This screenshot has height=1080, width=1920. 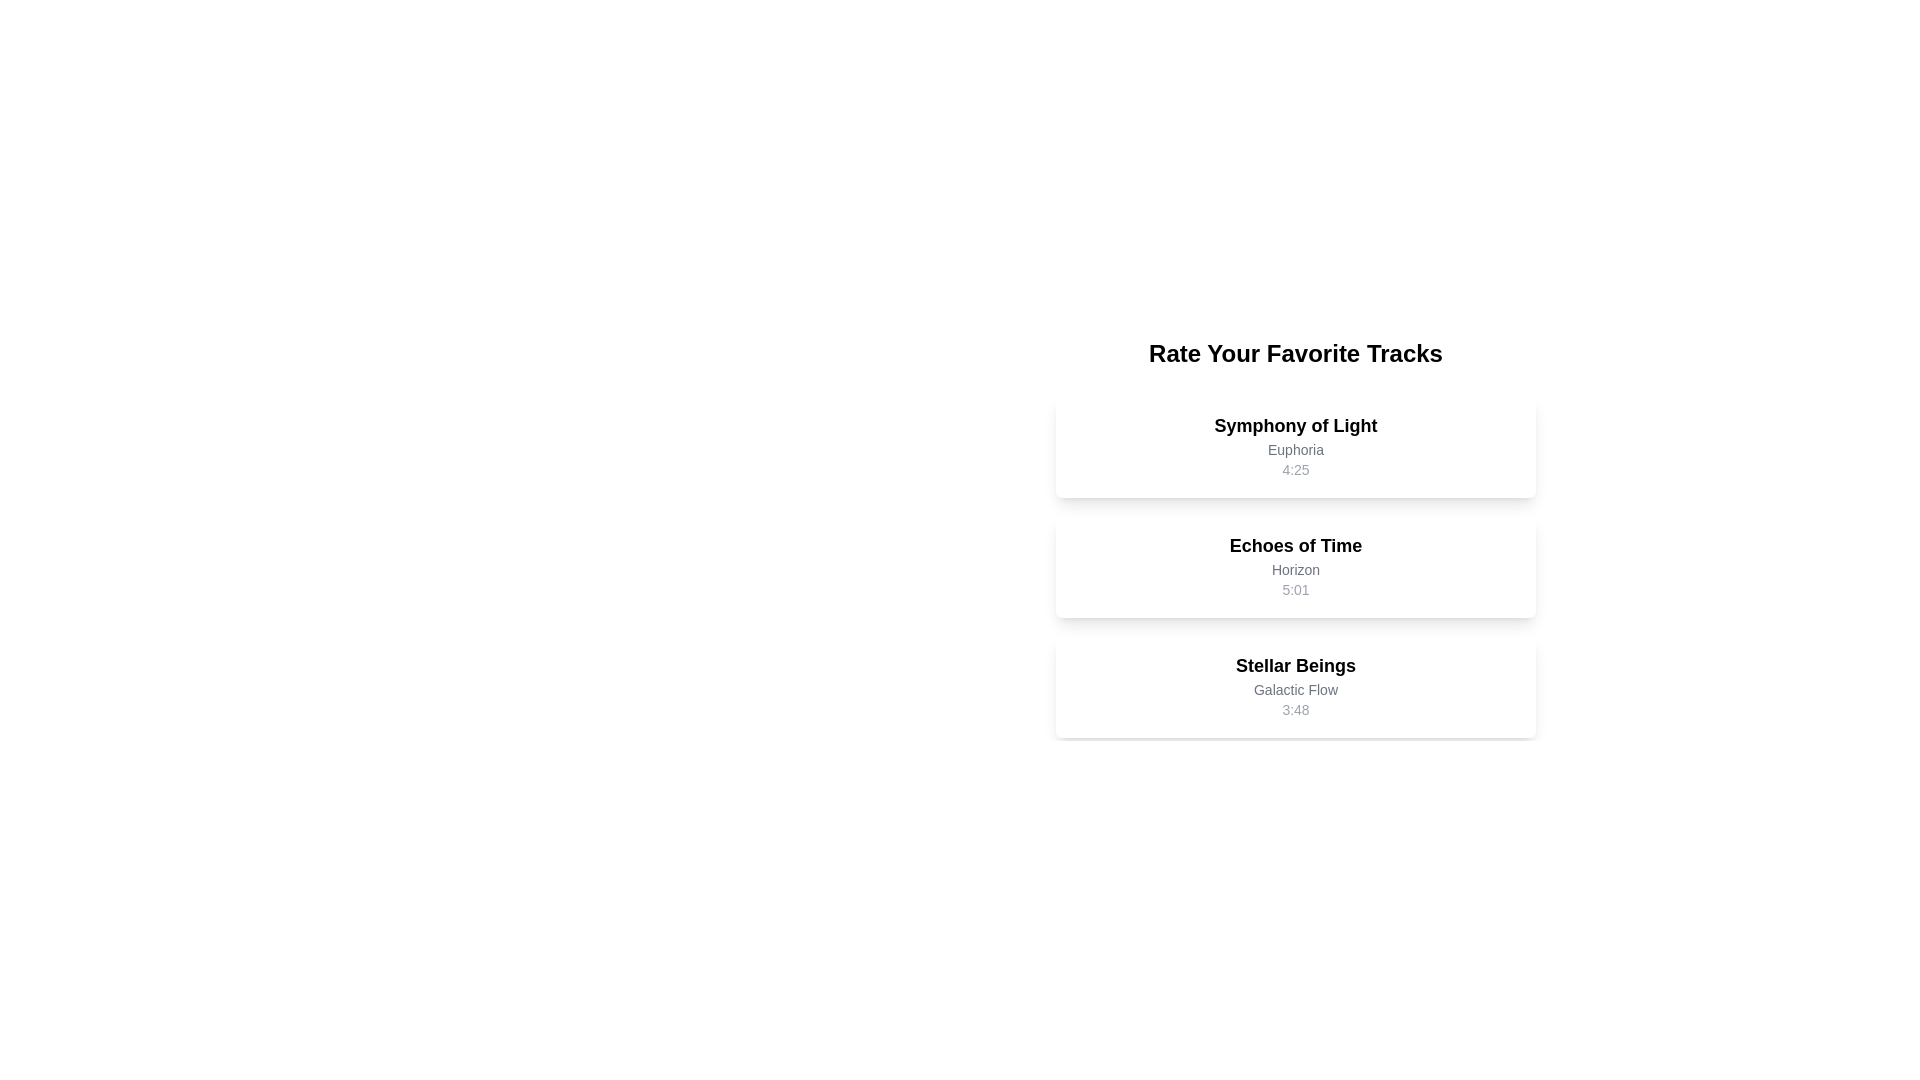 What do you see at coordinates (1296, 570) in the screenshot?
I see `the static text label that serves as a subheading for the track 'Echoes of Time', positioned below the title and above the duration text '5:01'` at bounding box center [1296, 570].